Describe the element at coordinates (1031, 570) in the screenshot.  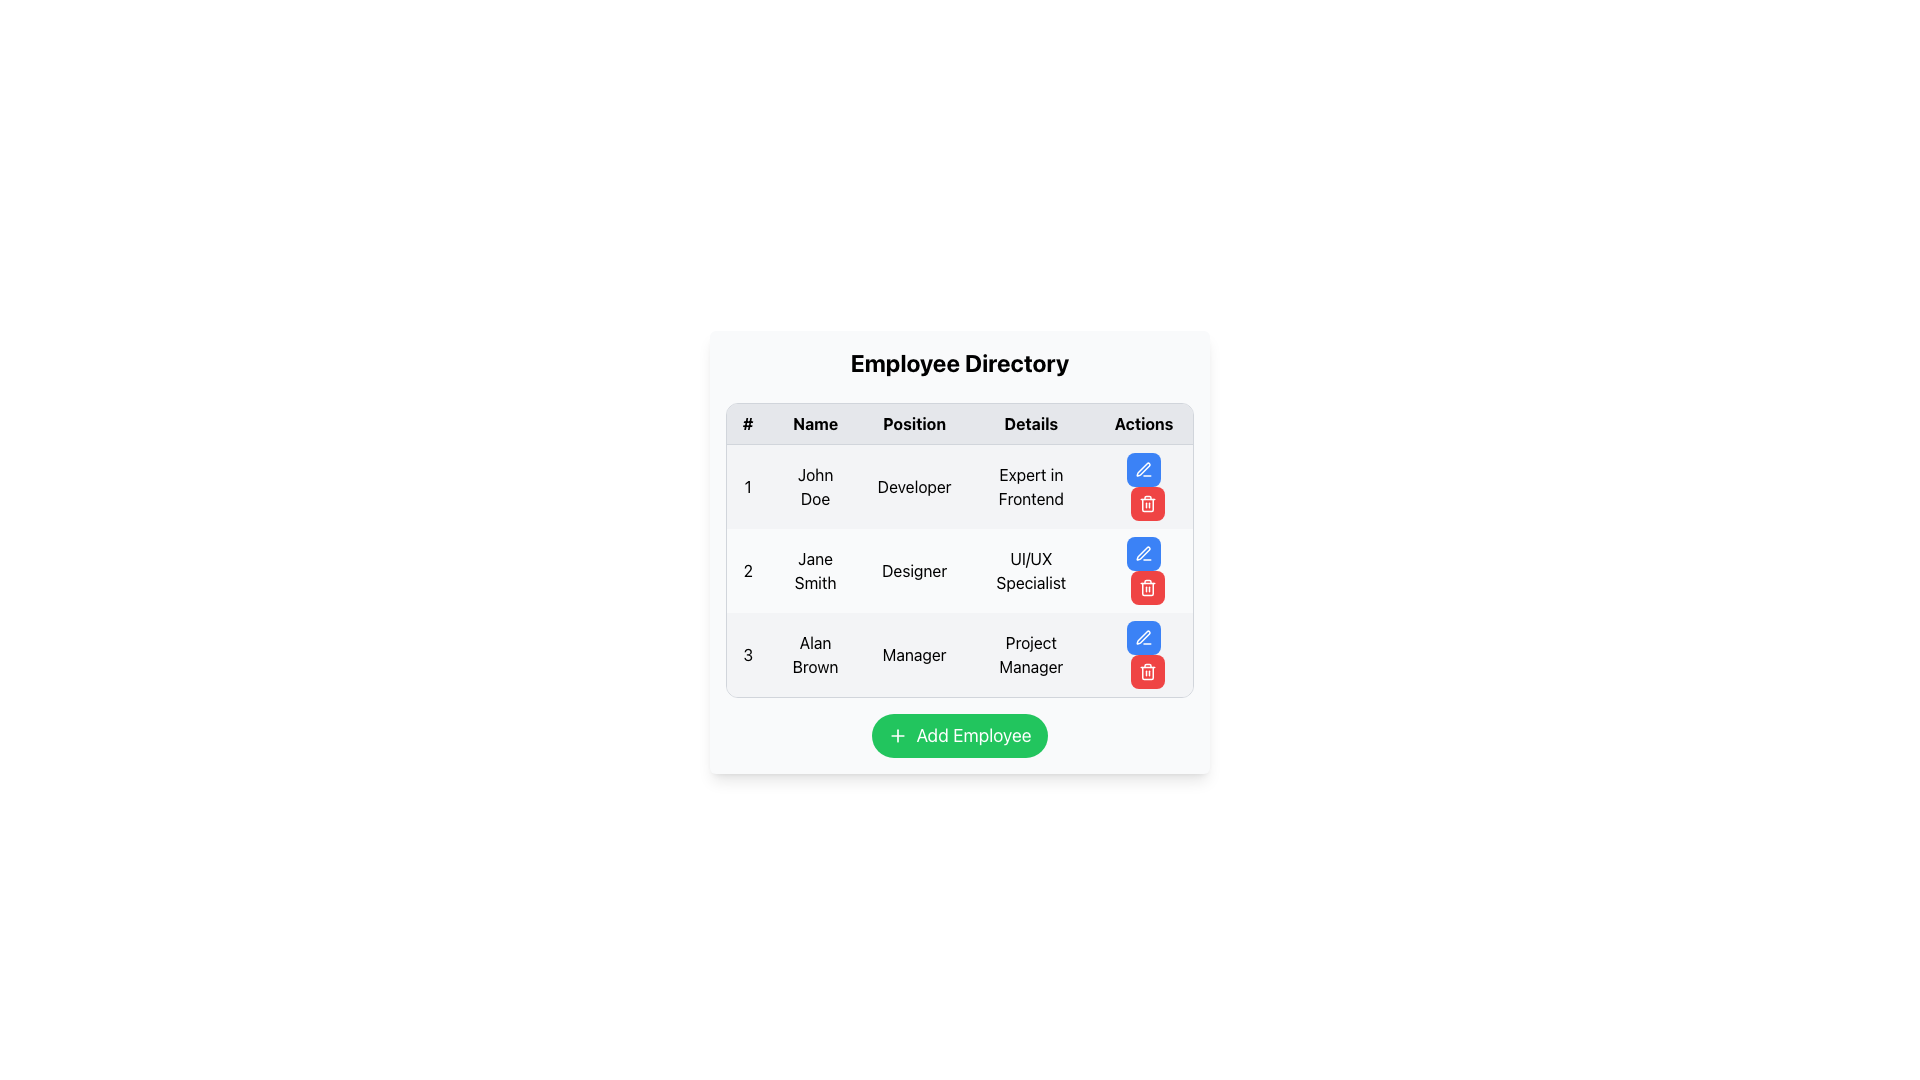
I see `the text 'UI/UX Specialist' displayed in the 'Details' column of the second row in the table` at that location.